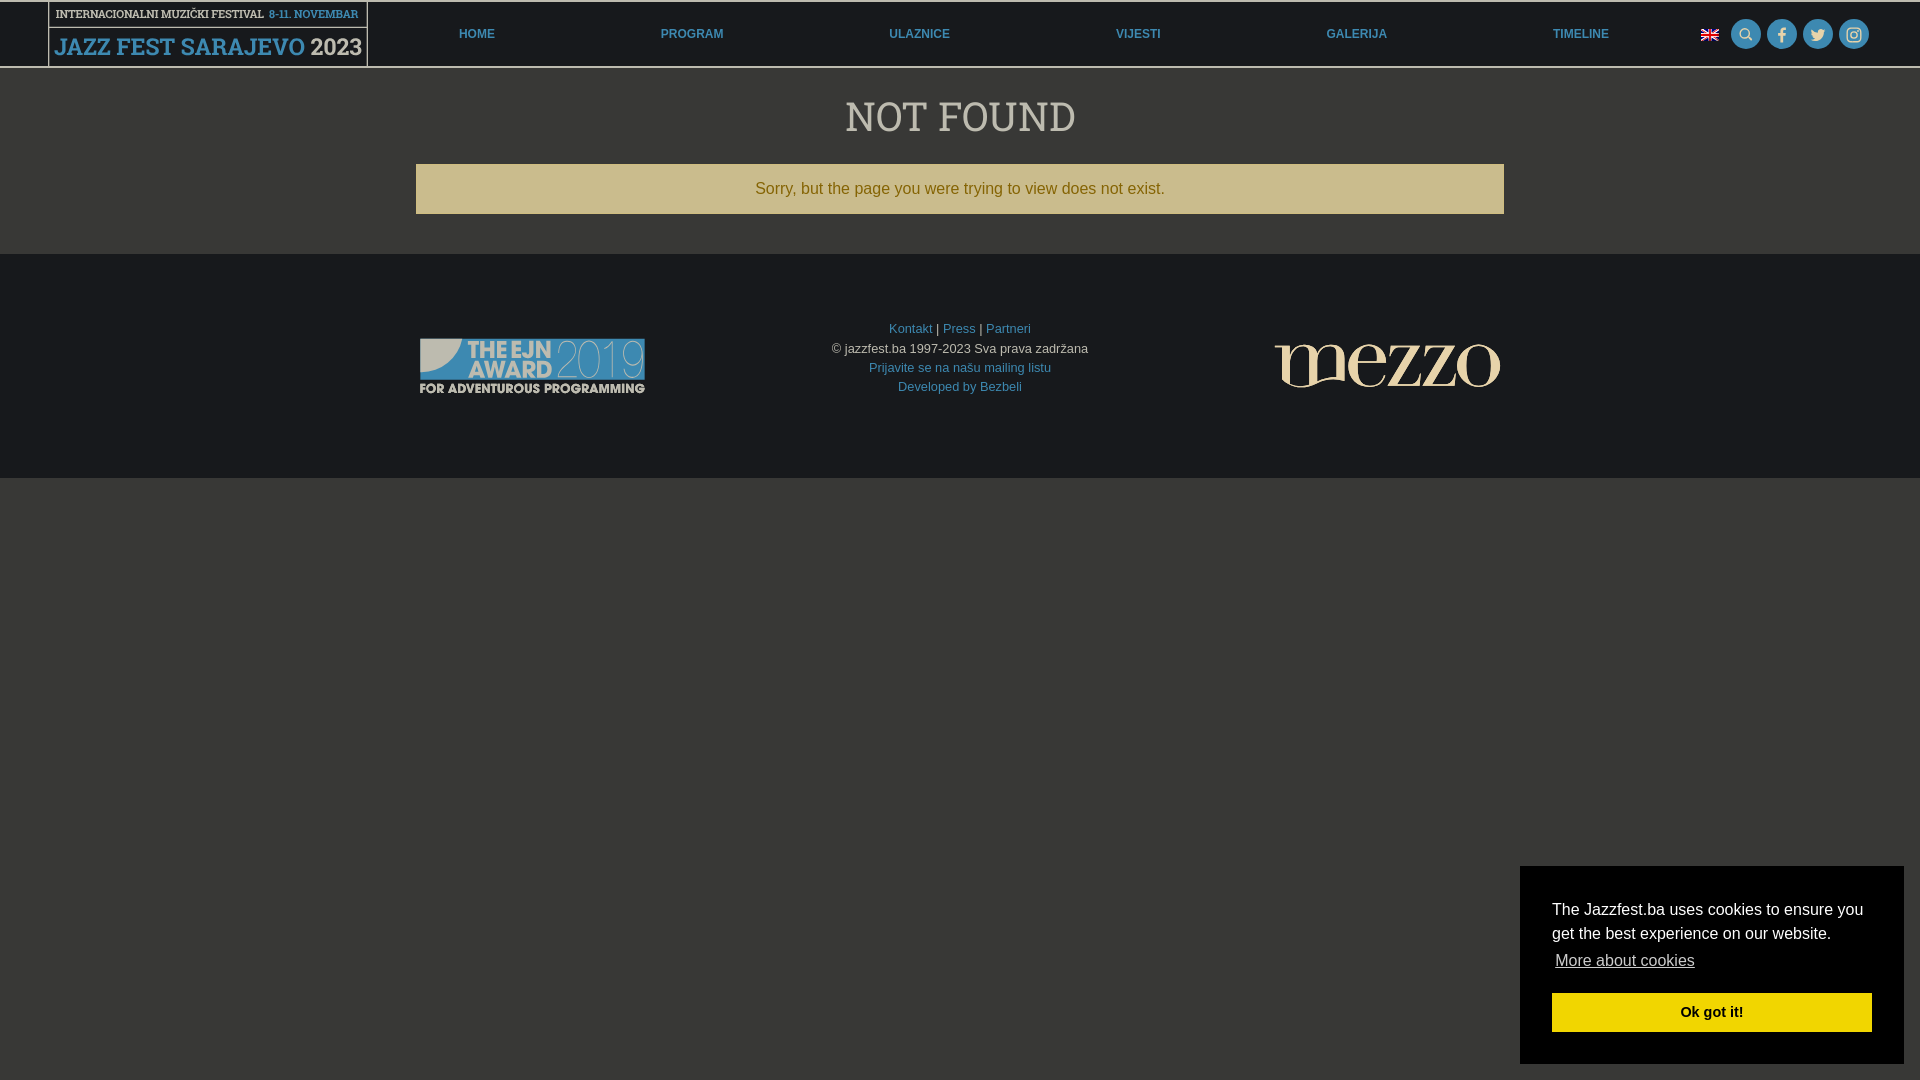 Image resolution: width=1920 pixels, height=1080 pixels. What do you see at coordinates (909, 327) in the screenshot?
I see `'Kontakt'` at bounding box center [909, 327].